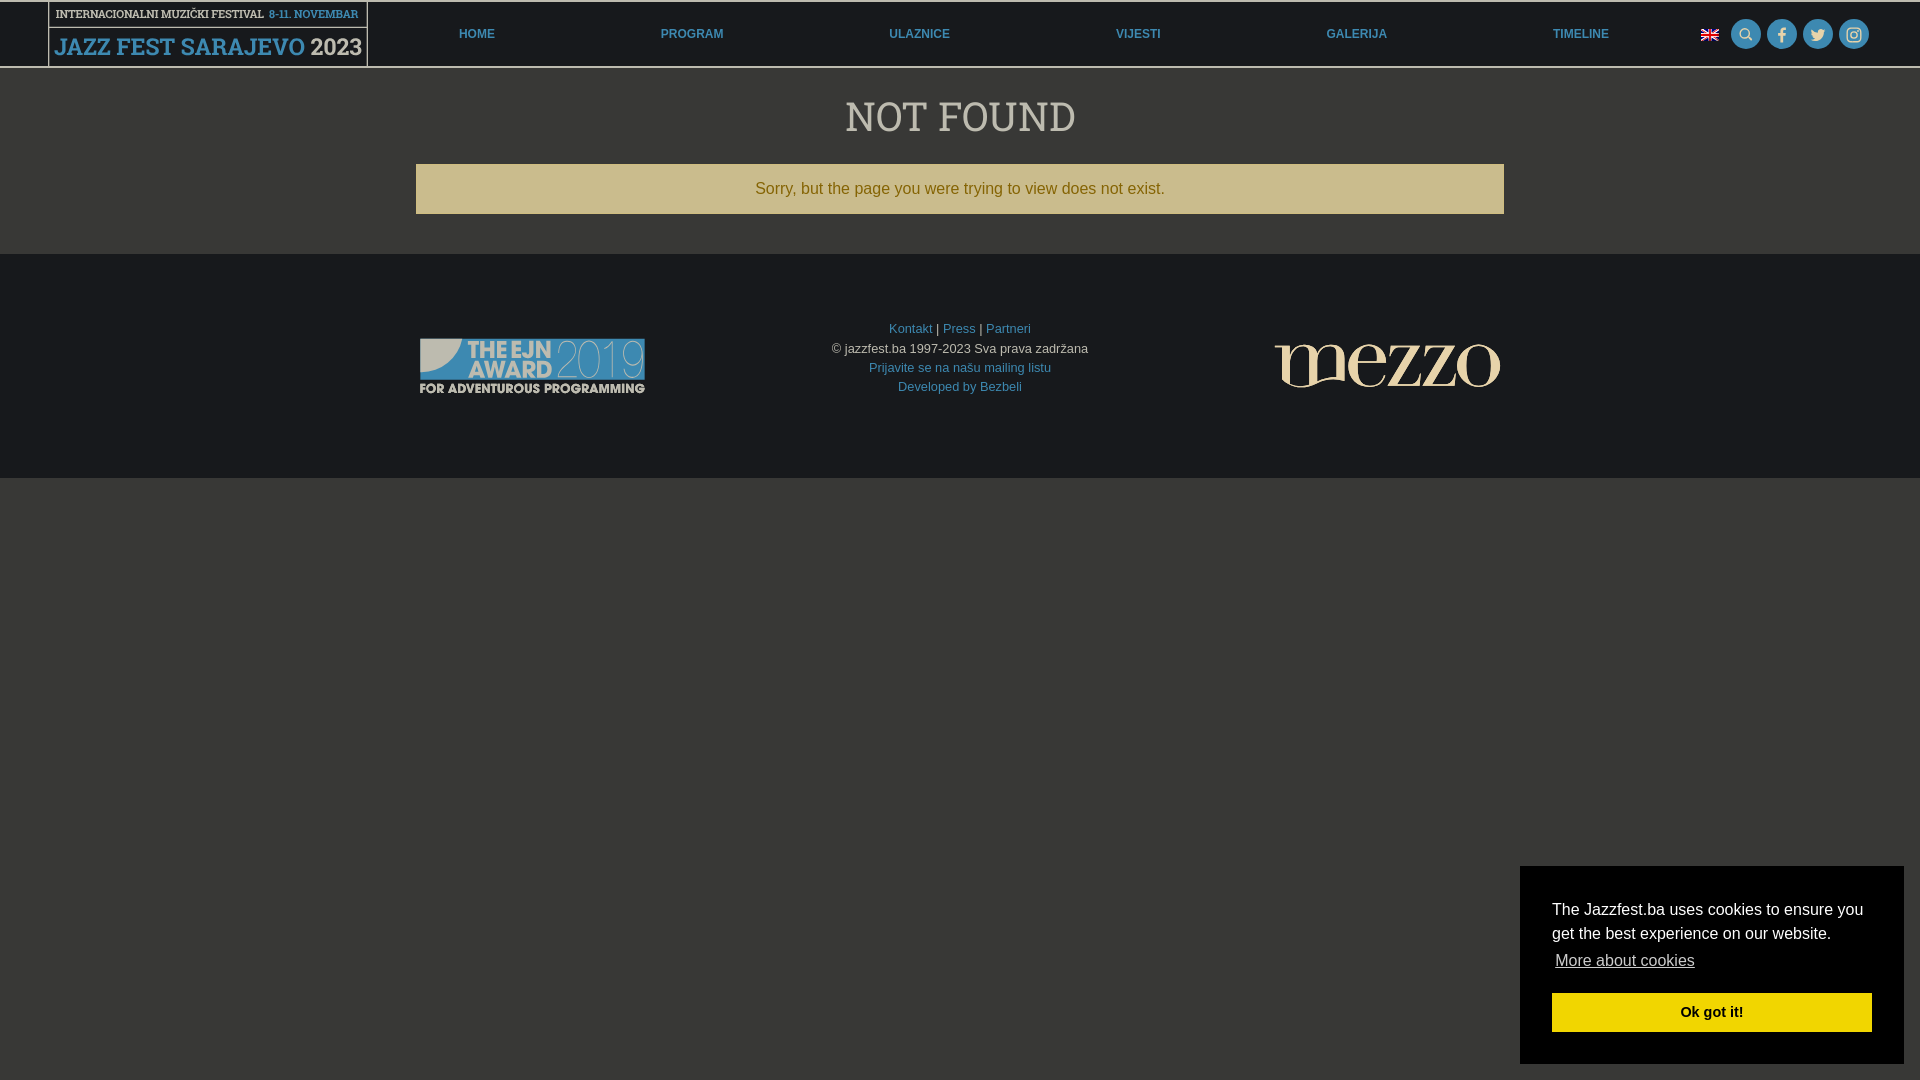 Image resolution: width=1920 pixels, height=1080 pixels. What do you see at coordinates (909, 327) in the screenshot?
I see `'Kontakt'` at bounding box center [909, 327].